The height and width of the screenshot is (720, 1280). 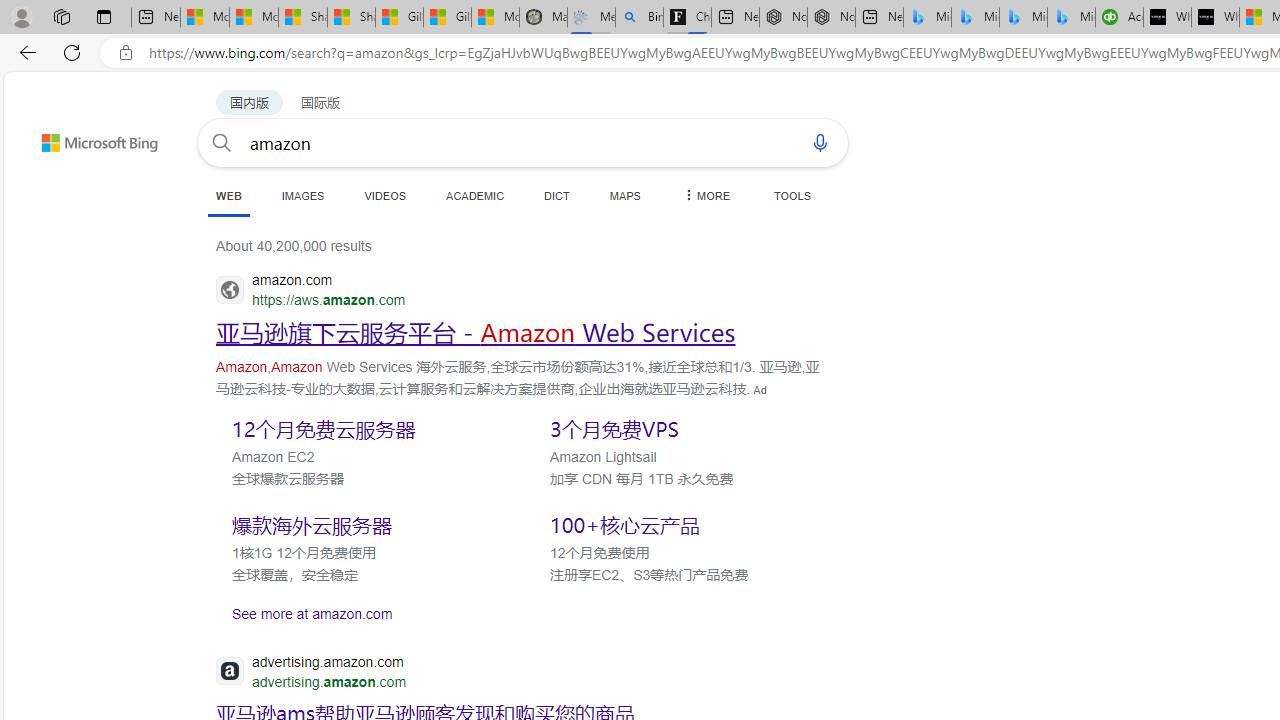 I want to click on 'Chloe Sorvino', so click(x=687, y=17).